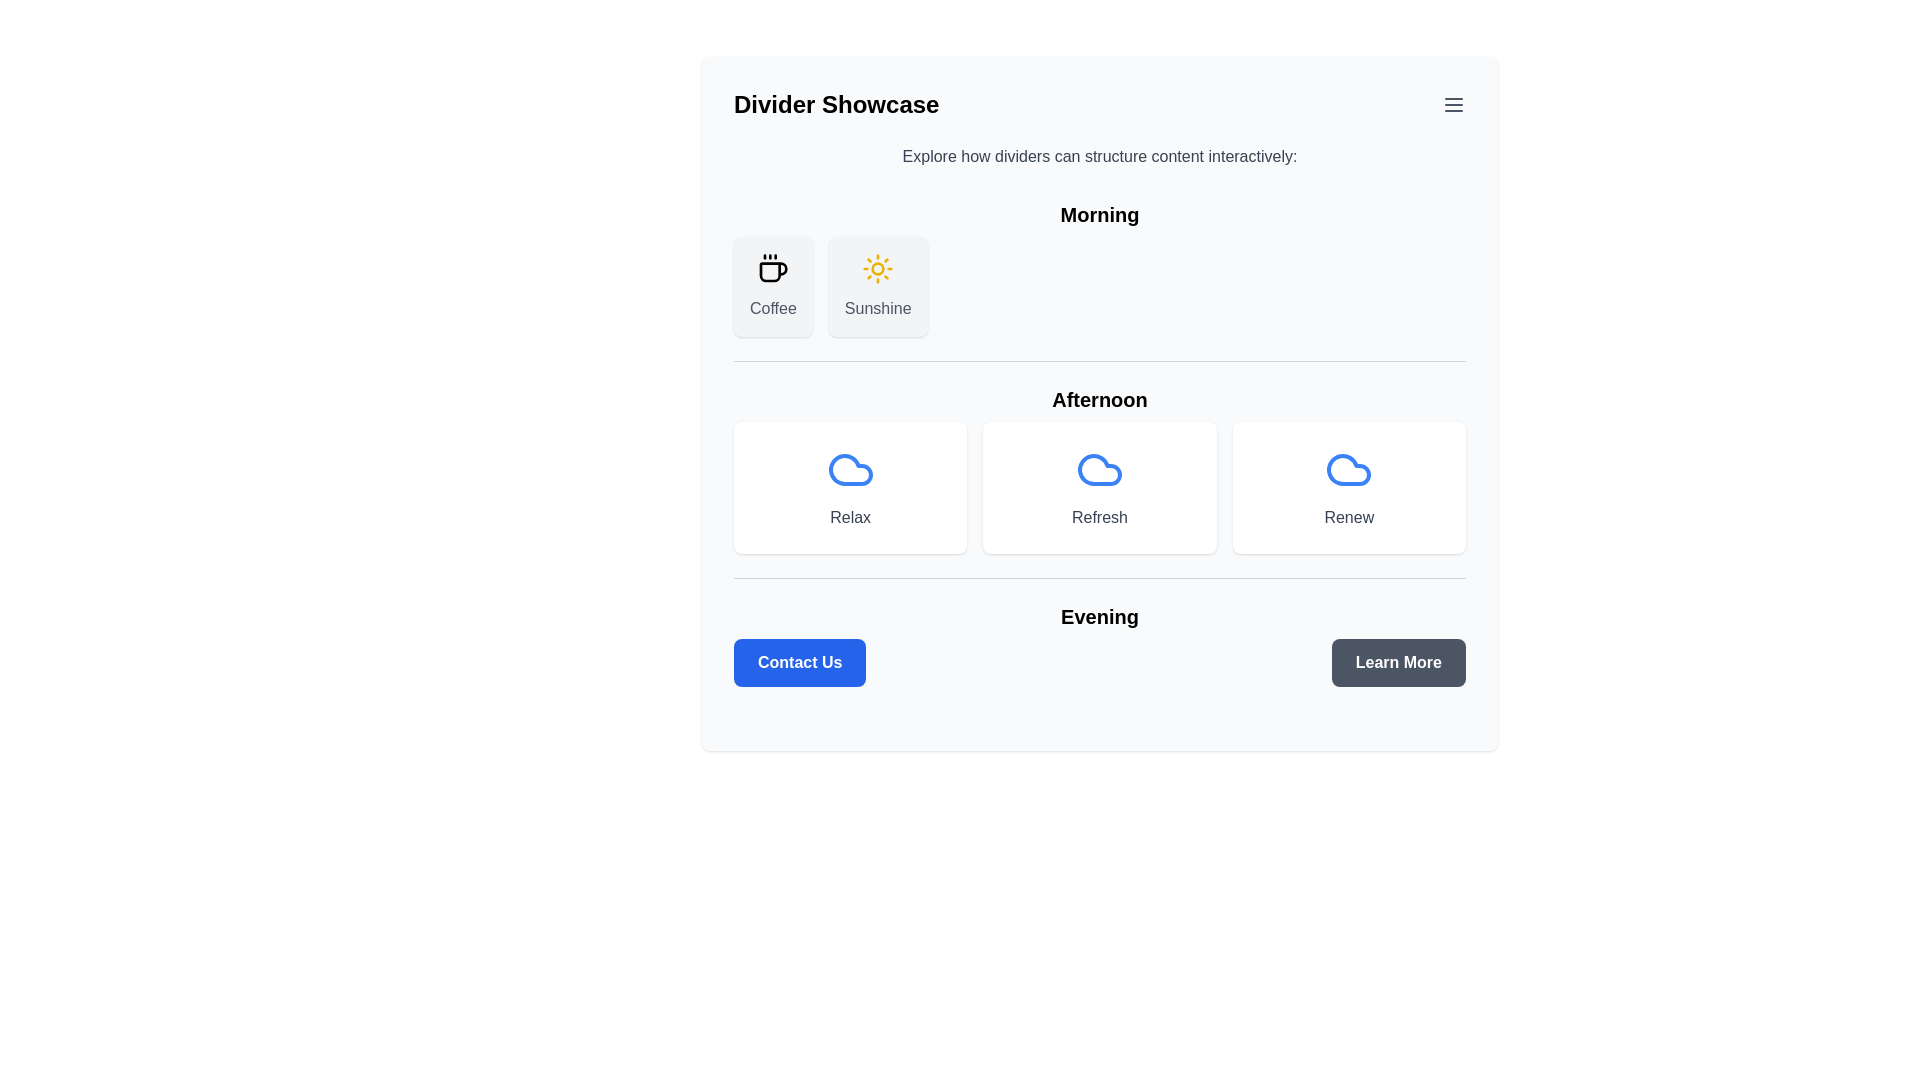 Image resolution: width=1920 pixels, height=1080 pixels. I want to click on the non-interactive text label located in the bottom section of the third card from the left in the 'Afternoon' group, positioned directly beneath a cloud icon, so click(1349, 516).